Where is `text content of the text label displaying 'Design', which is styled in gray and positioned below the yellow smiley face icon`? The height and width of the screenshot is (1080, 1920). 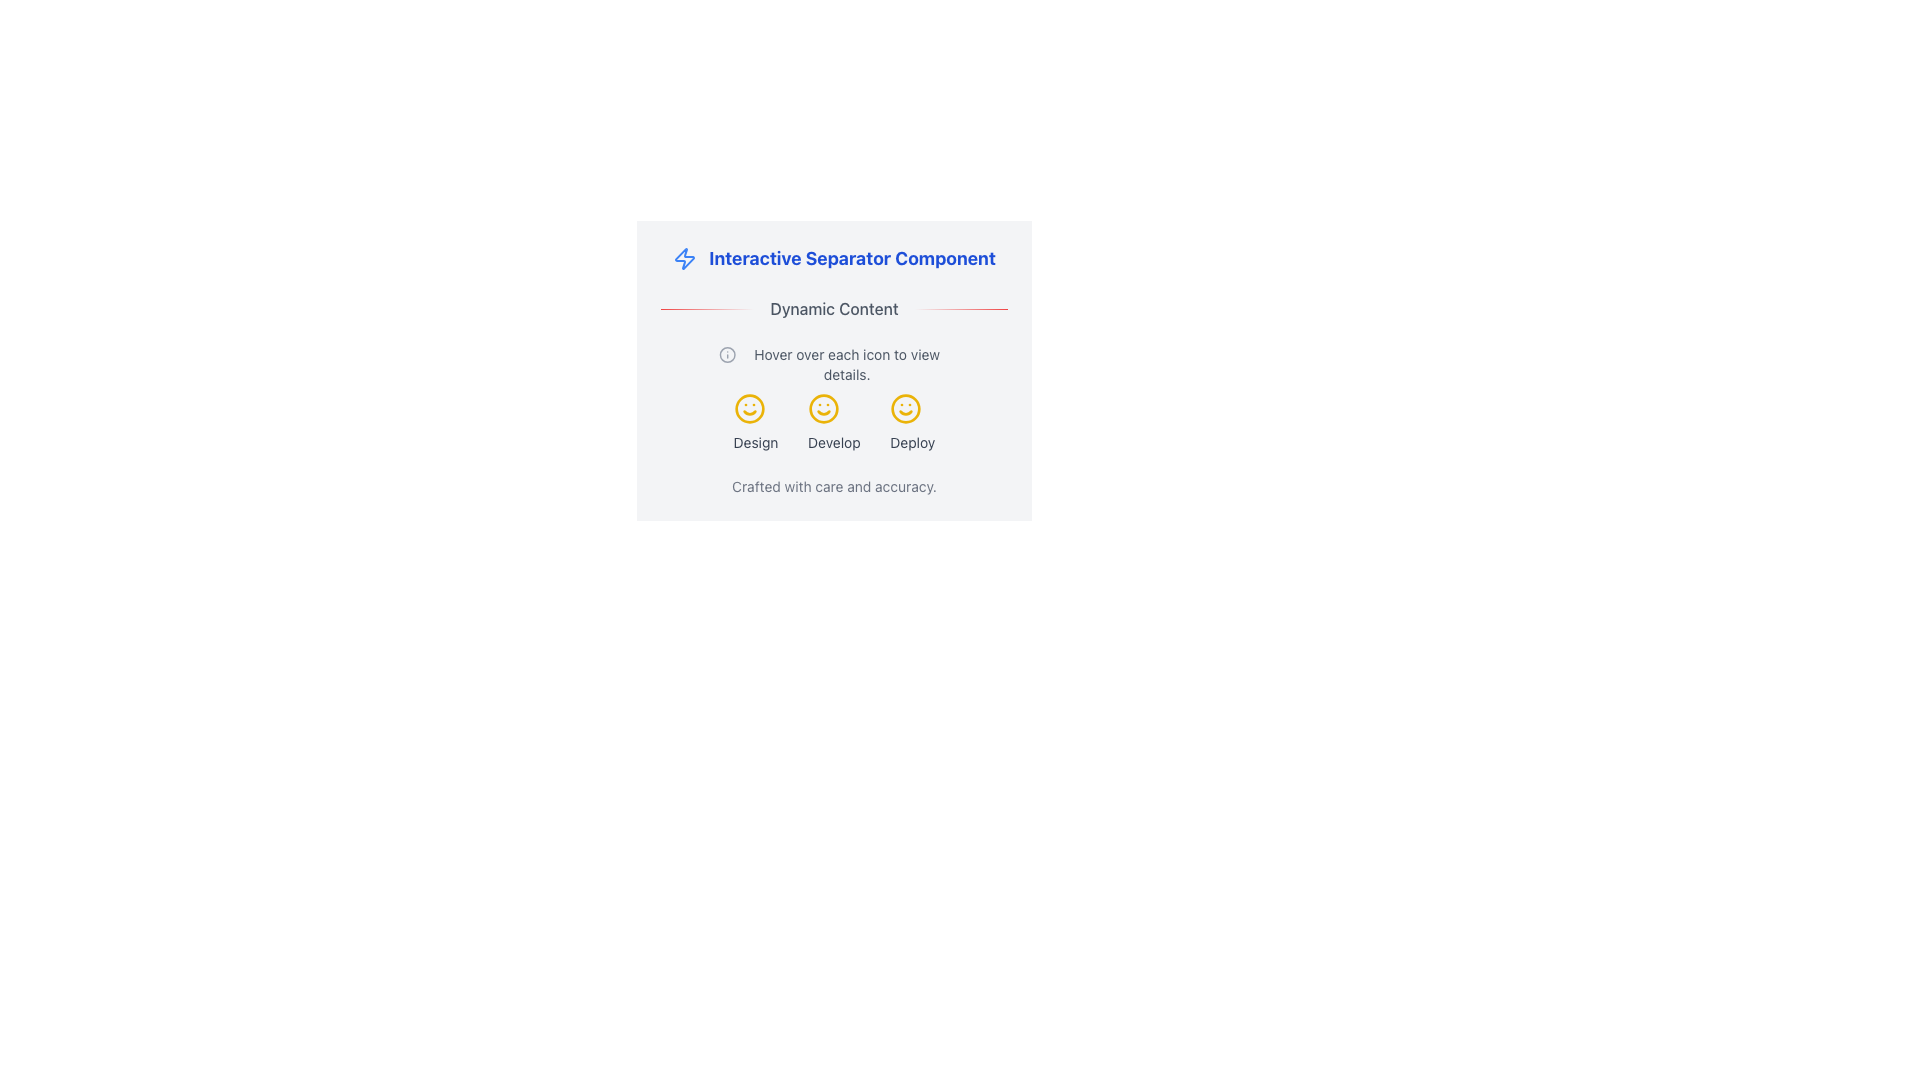 text content of the text label displaying 'Design', which is styled in gray and positioned below the yellow smiley face icon is located at coordinates (755, 442).